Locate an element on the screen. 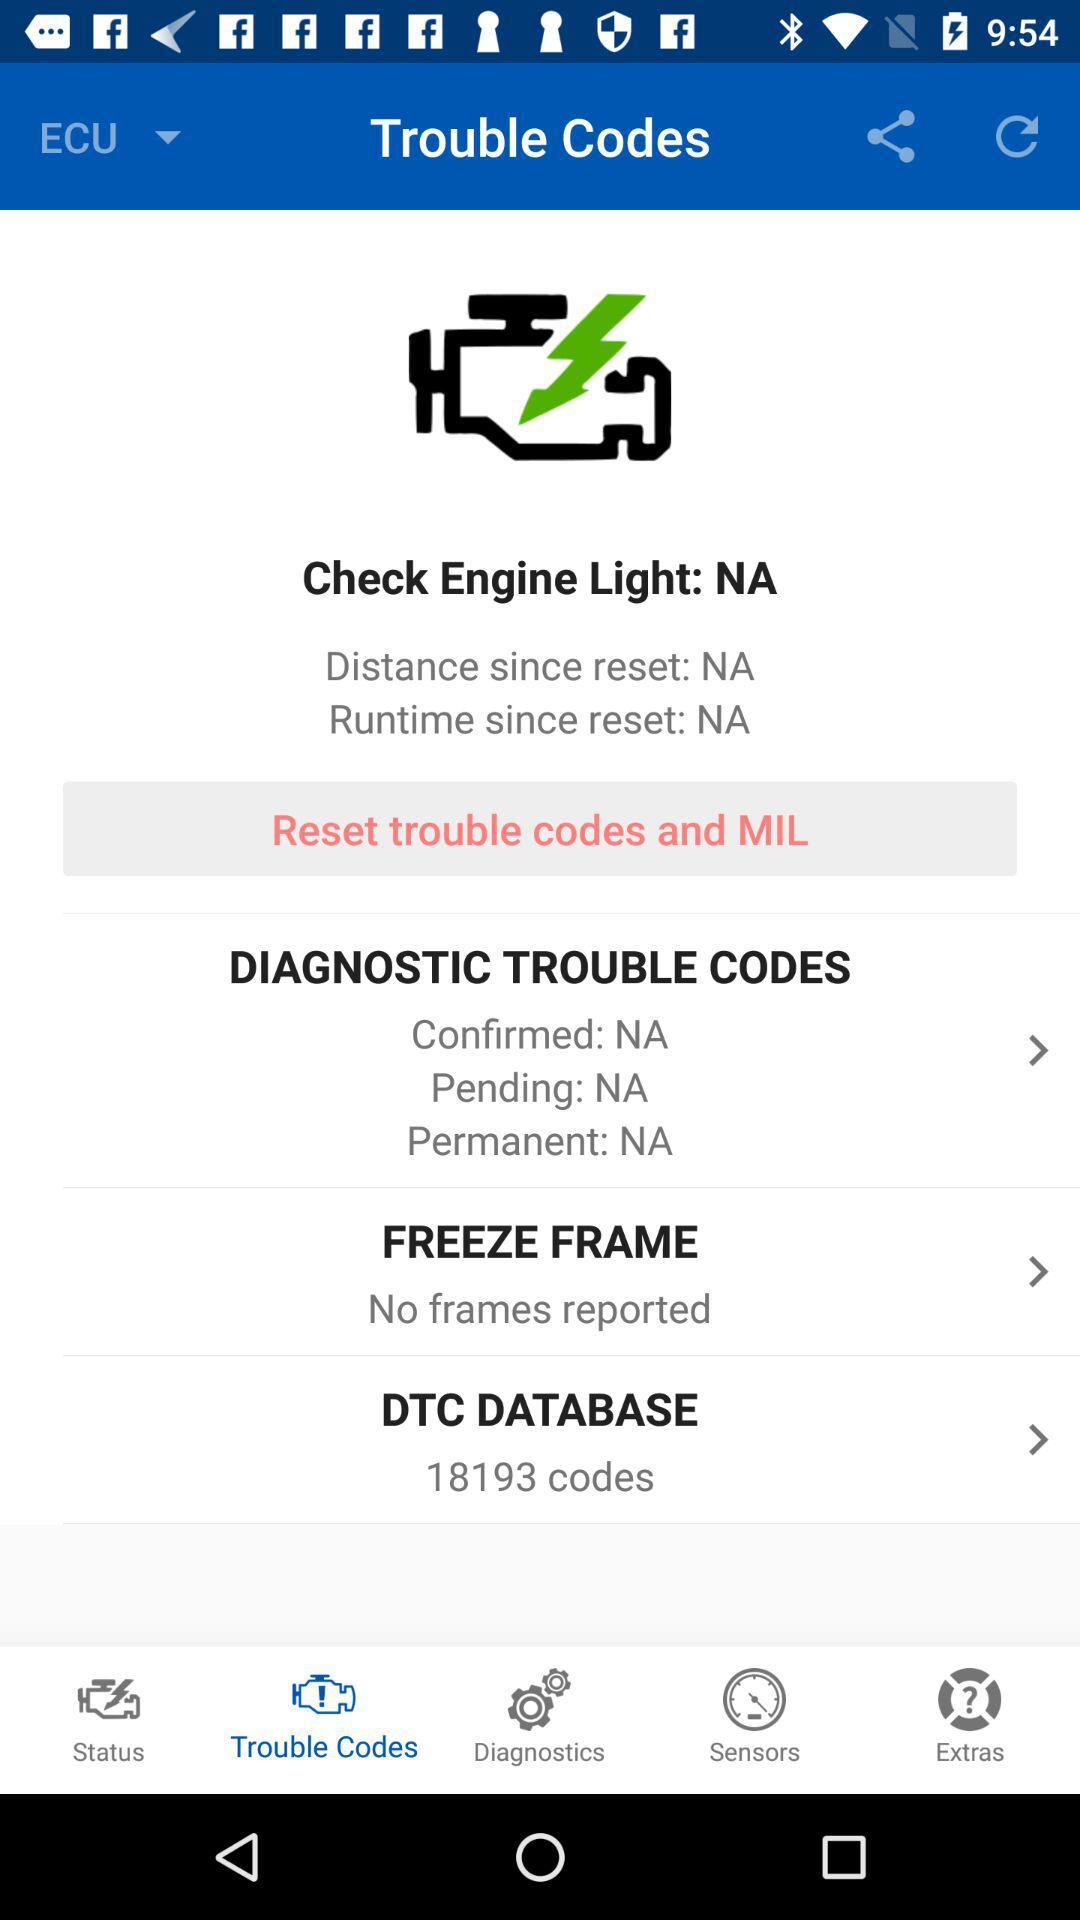 The image size is (1080, 1920). the icon to the left of the trouble codes item is located at coordinates (115, 135).